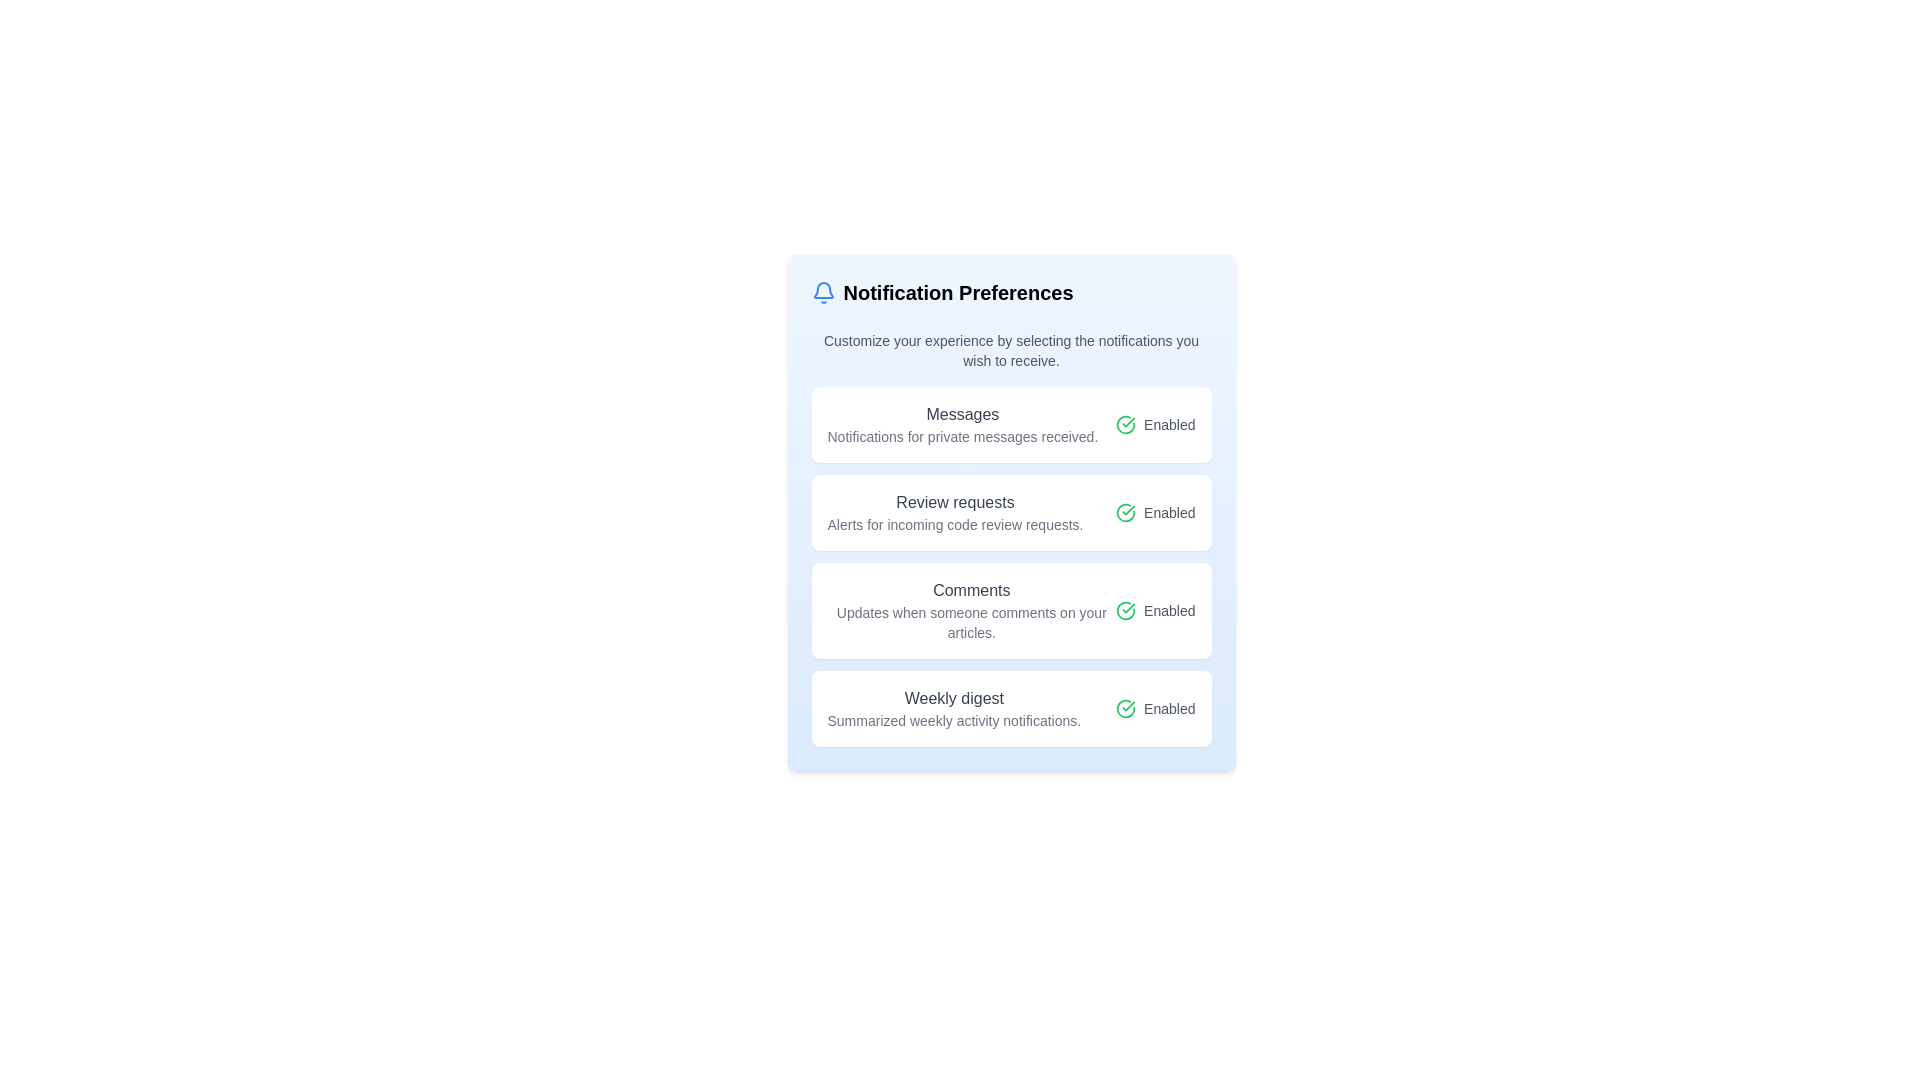 The width and height of the screenshot is (1920, 1080). What do you see at coordinates (953, 697) in the screenshot?
I see `the 'Weekly digest' label, which is a medium-weight gray text block located below the 'Comments' section and above the descriptive text in the notification preferences` at bounding box center [953, 697].